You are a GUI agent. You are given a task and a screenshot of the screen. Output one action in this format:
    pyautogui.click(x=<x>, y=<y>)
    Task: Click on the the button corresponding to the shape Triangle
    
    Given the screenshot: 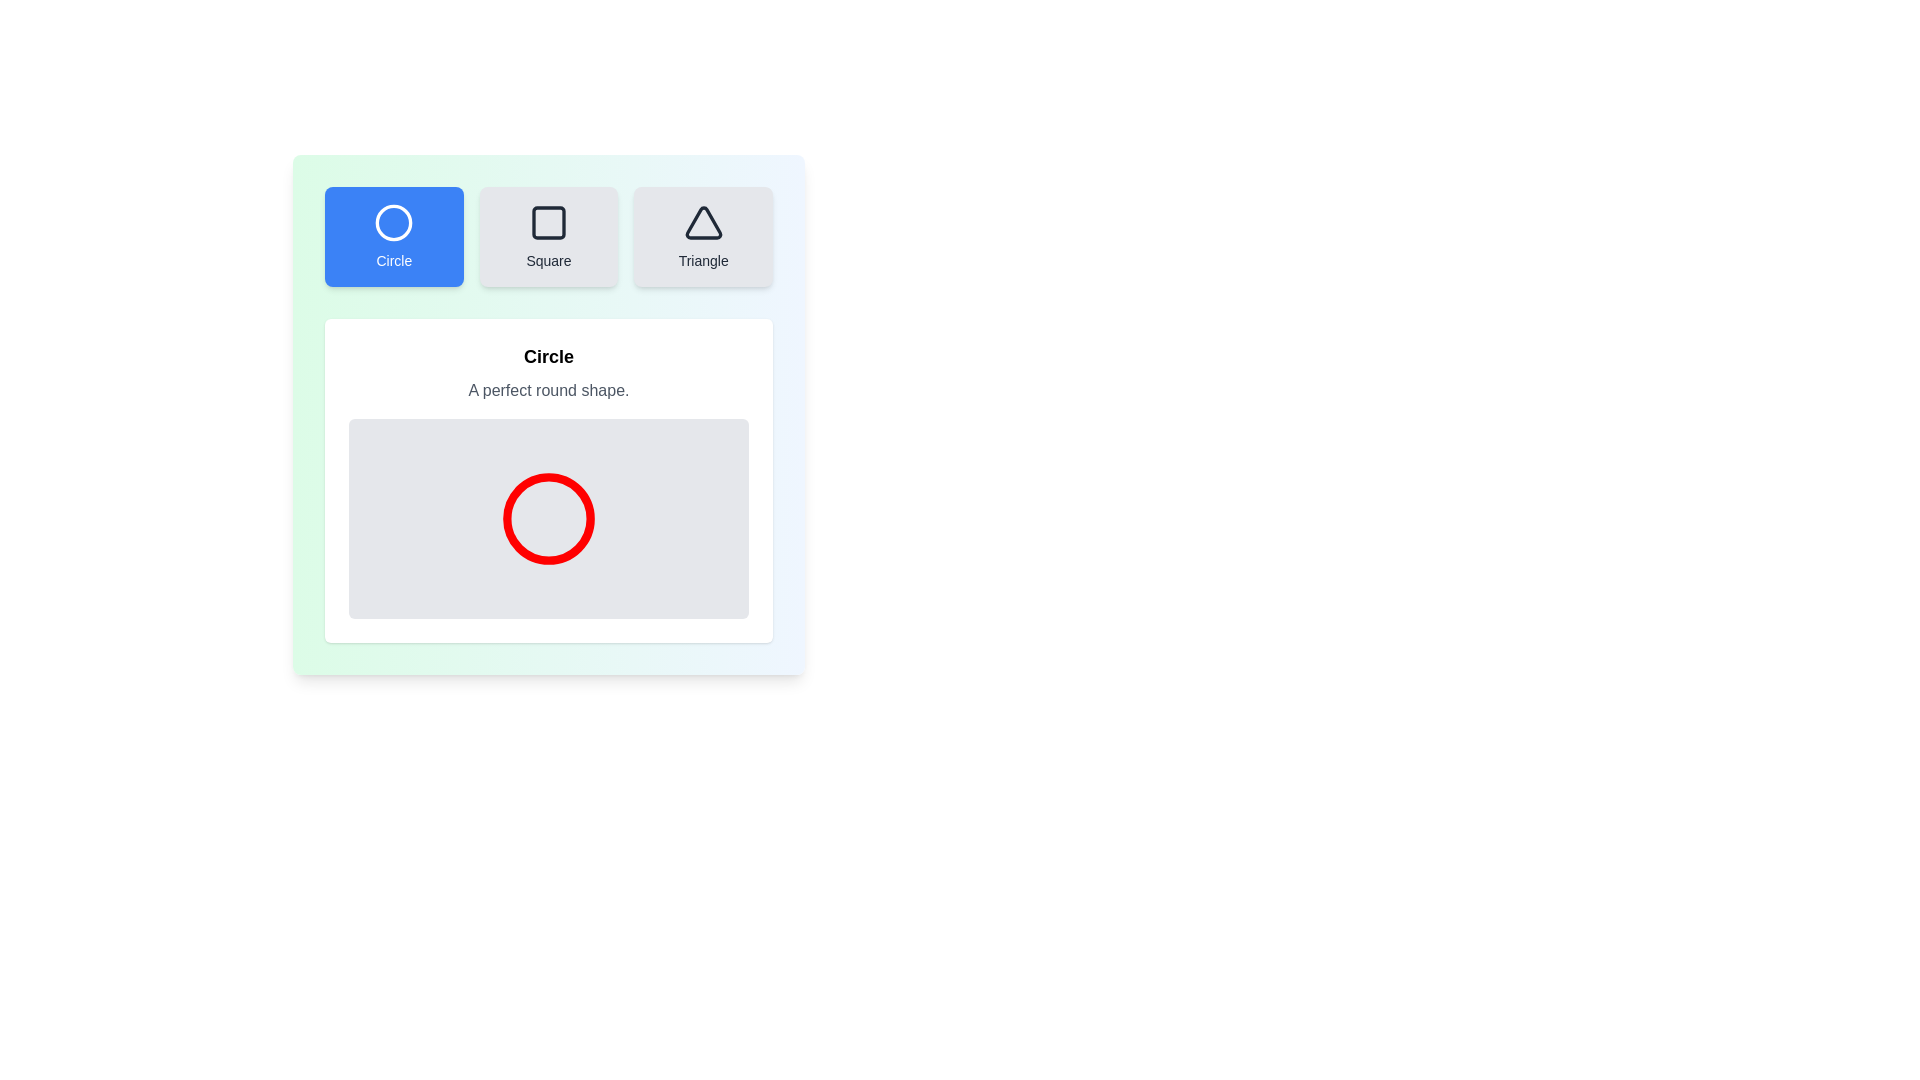 What is the action you would take?
    pyautogui.click(x=702, y=235)
    